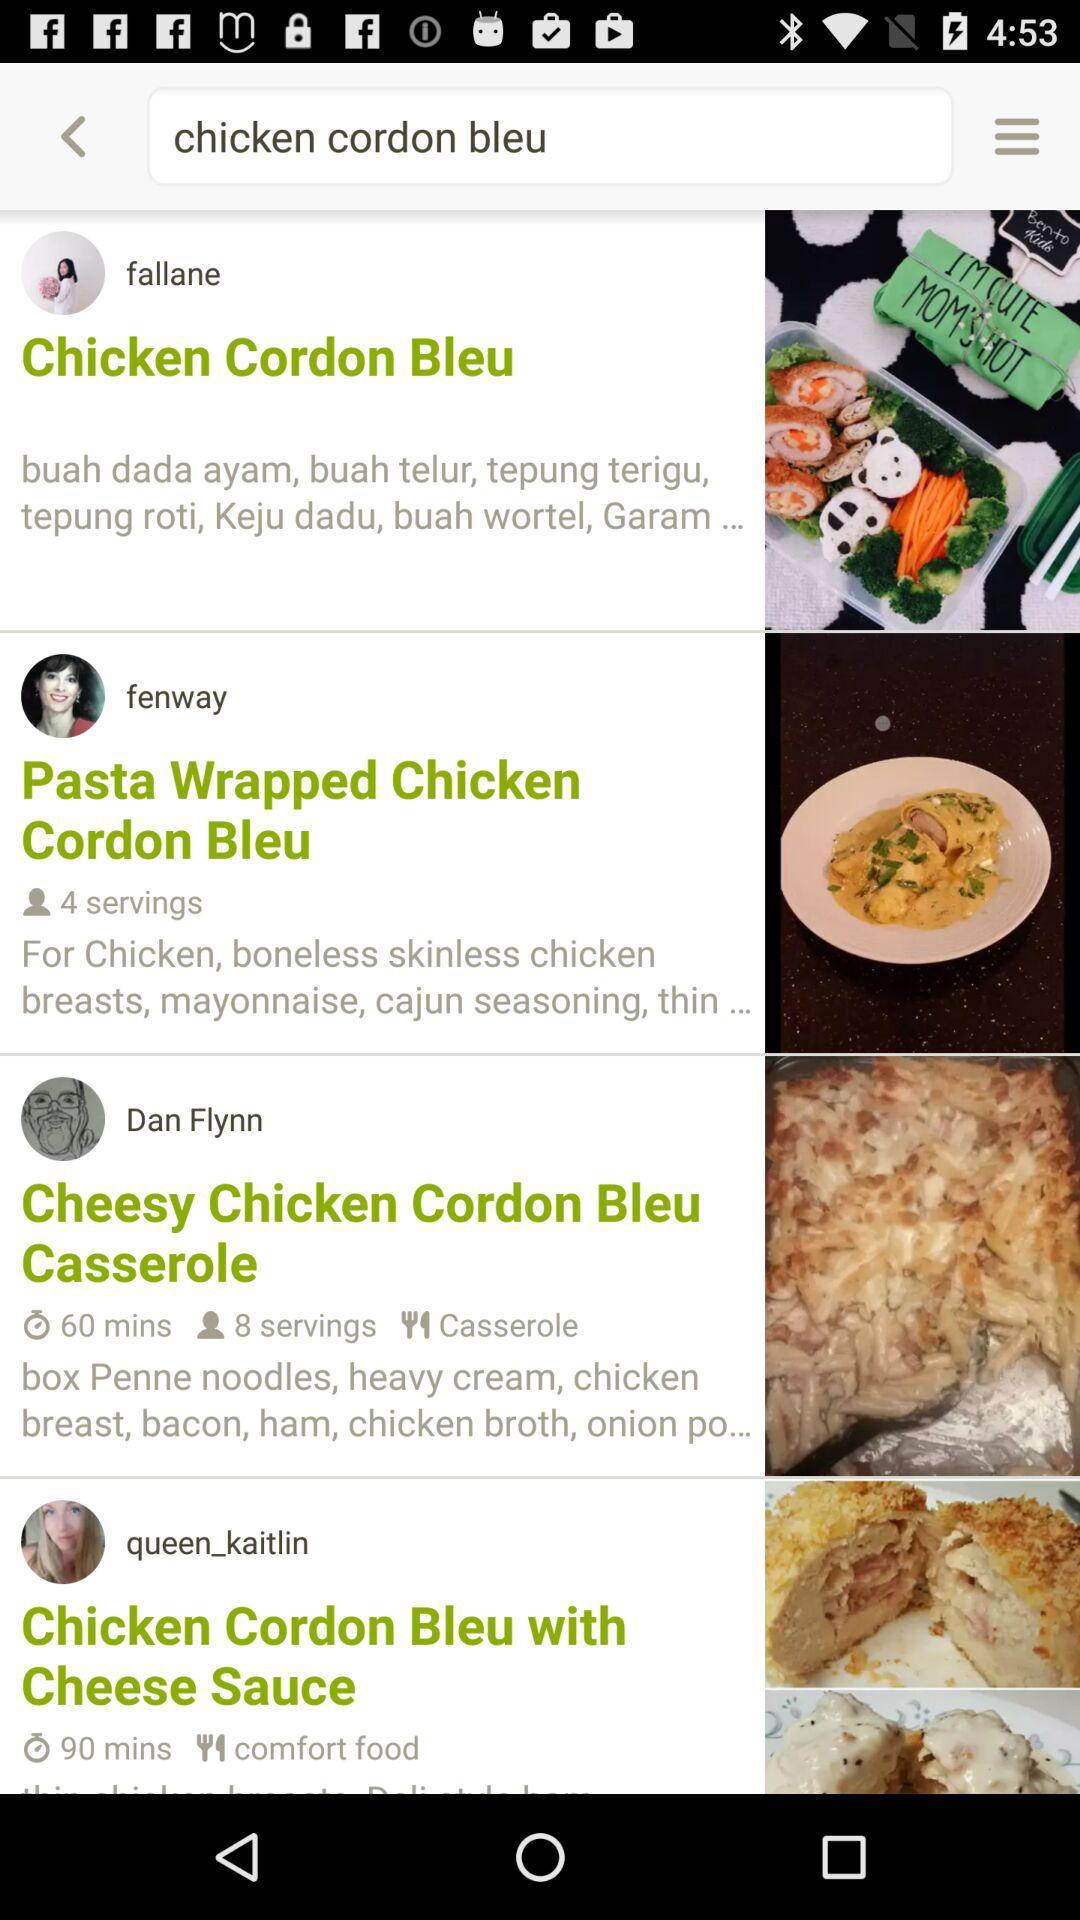 This screenshot has width=1080, height=1920. Describe the element at coordinates (72, 135) in the screenshot. I see `icon next to chicken cordon bleu` at that location.